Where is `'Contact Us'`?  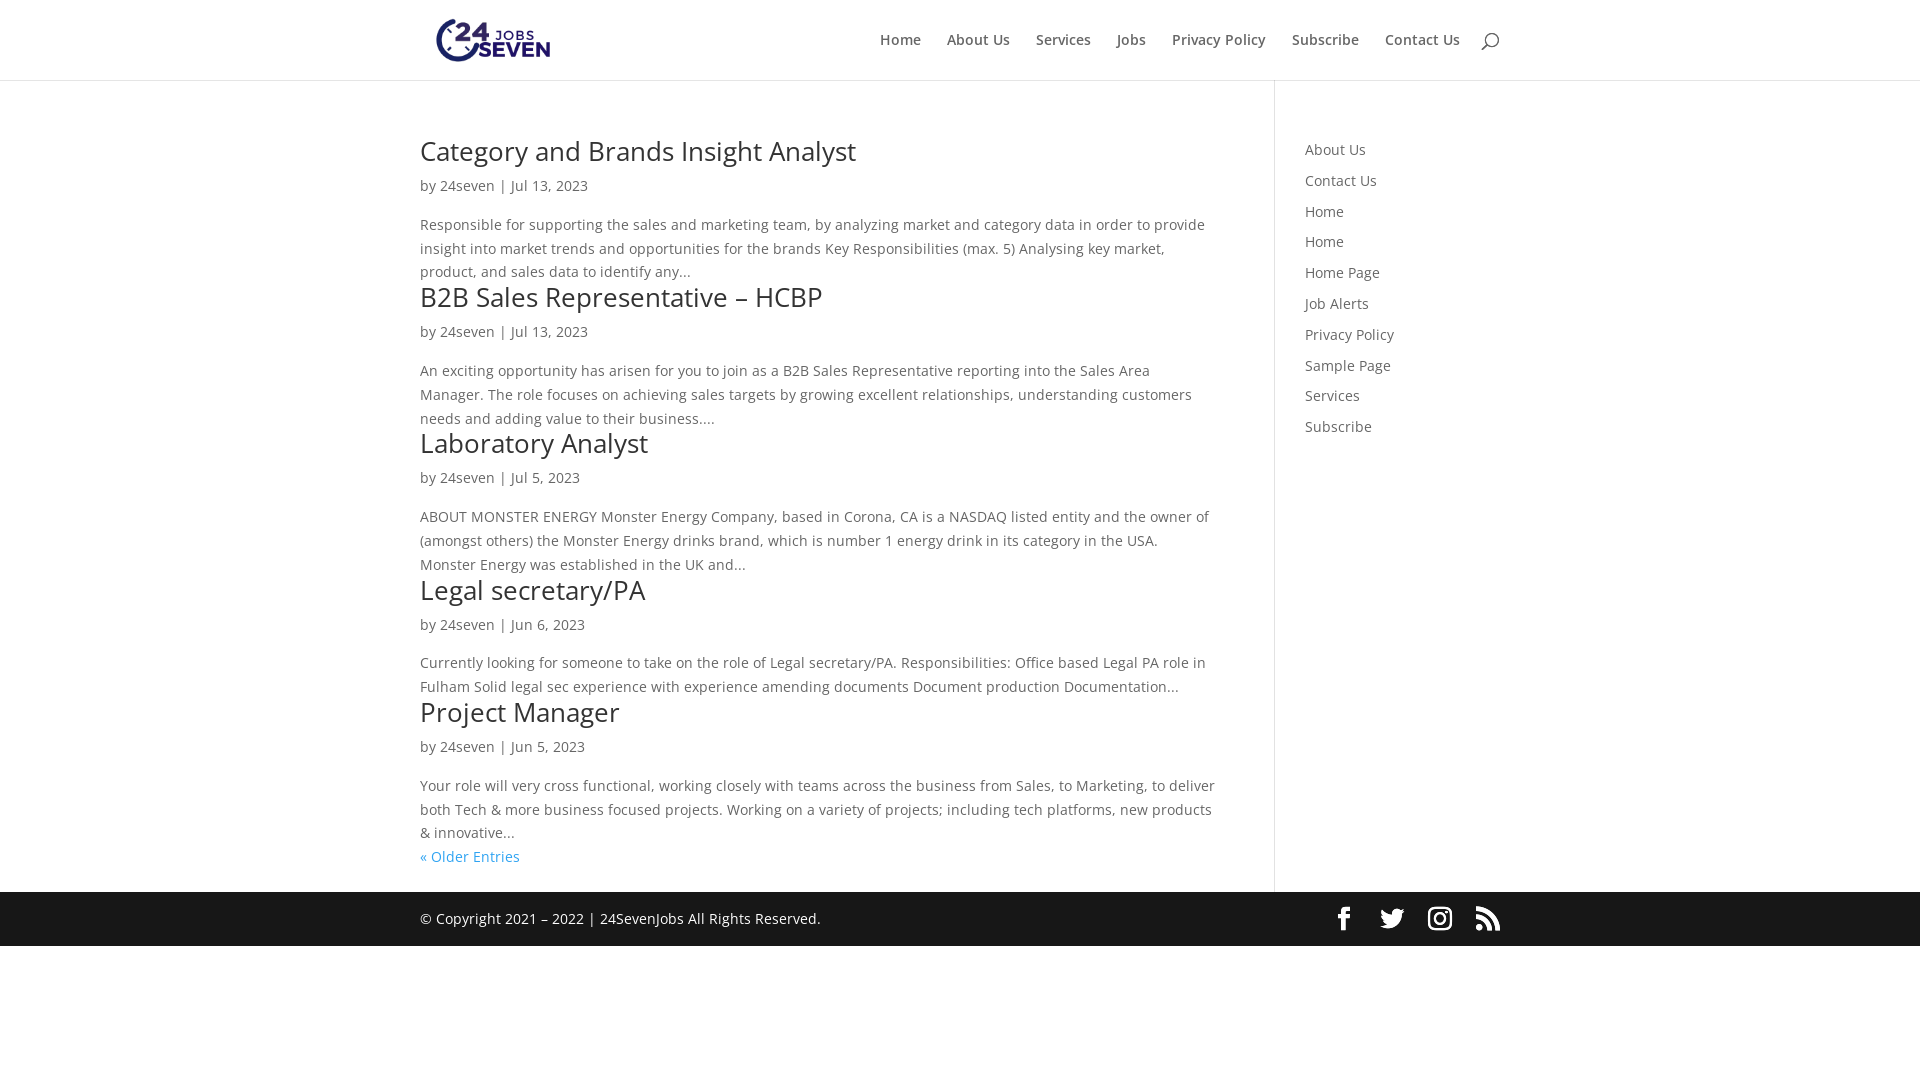 'Contact Us' is located at coordinates (1421, 55).